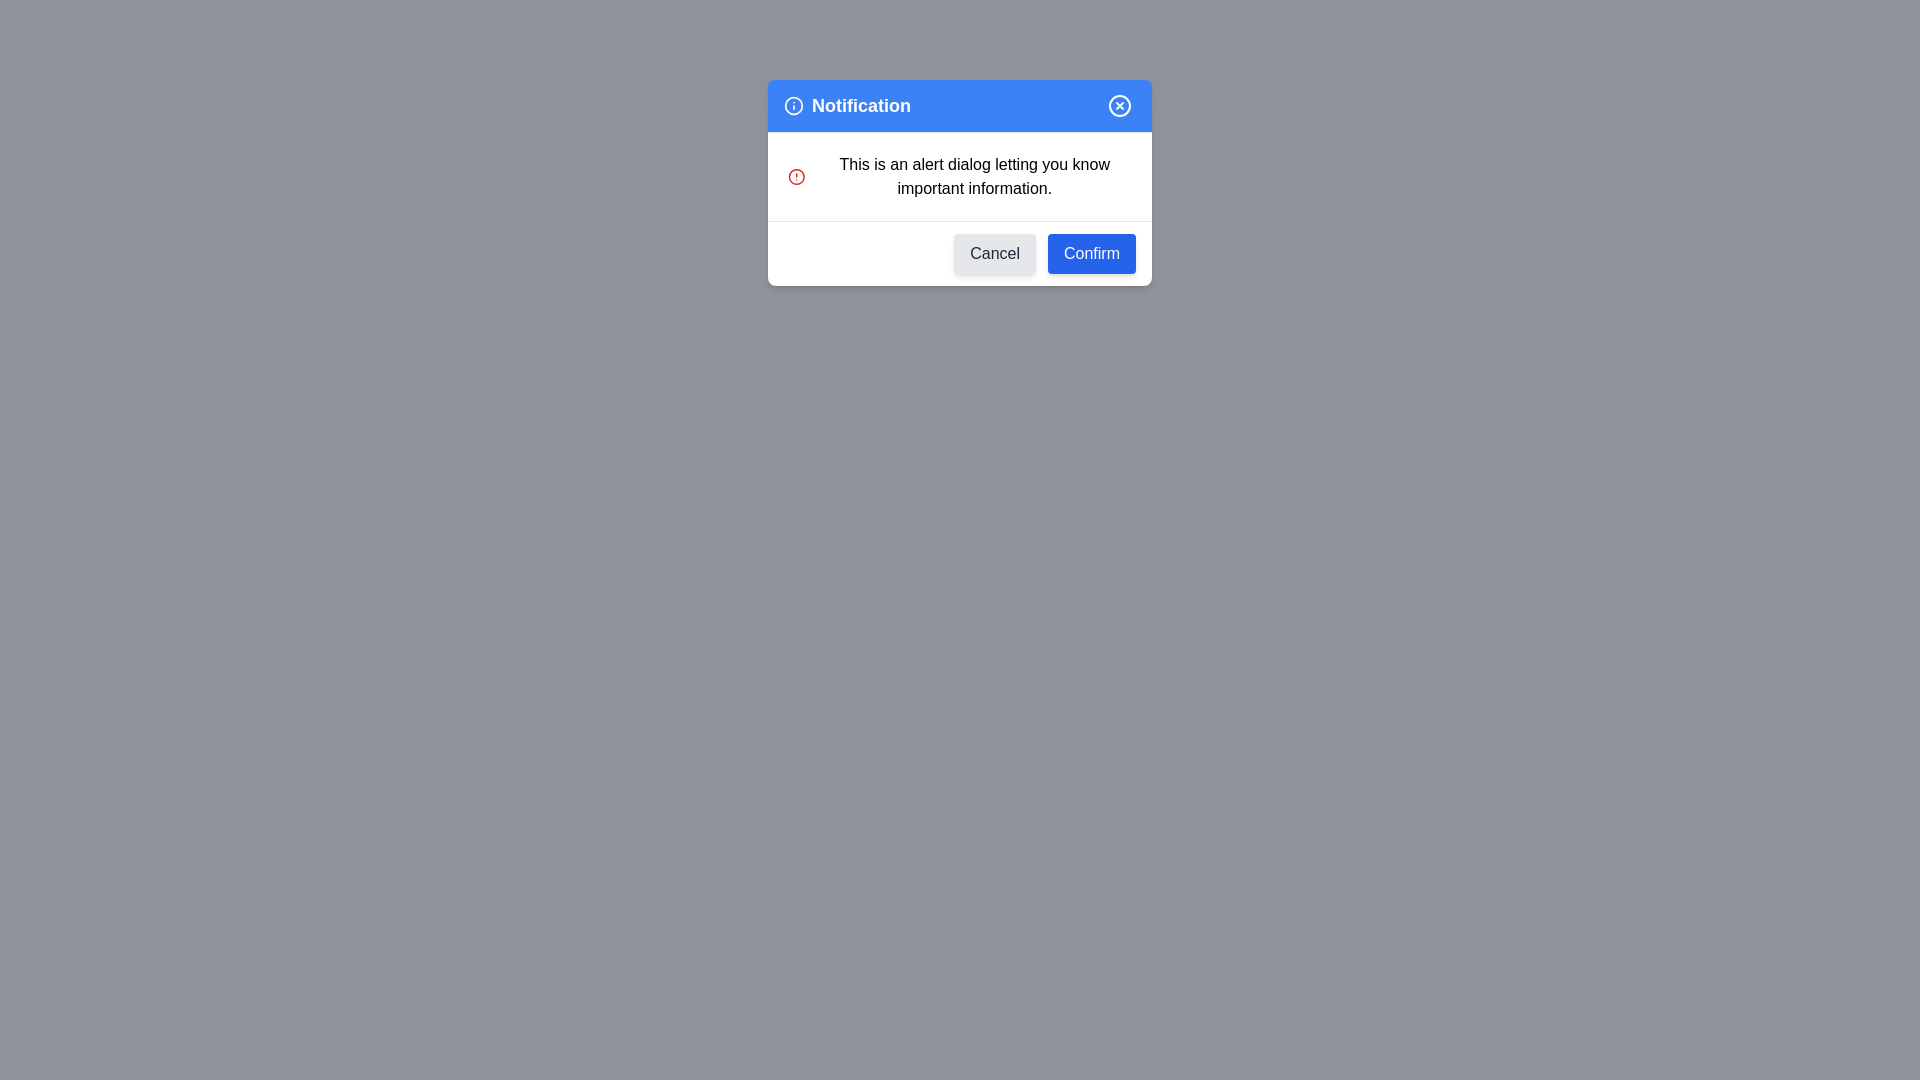 The height and width of the screenshot is (1080, 1920). I want to click on the close icon button located on the far-right side of the blue header bar of the modal dialog box, so click(1118, 105).